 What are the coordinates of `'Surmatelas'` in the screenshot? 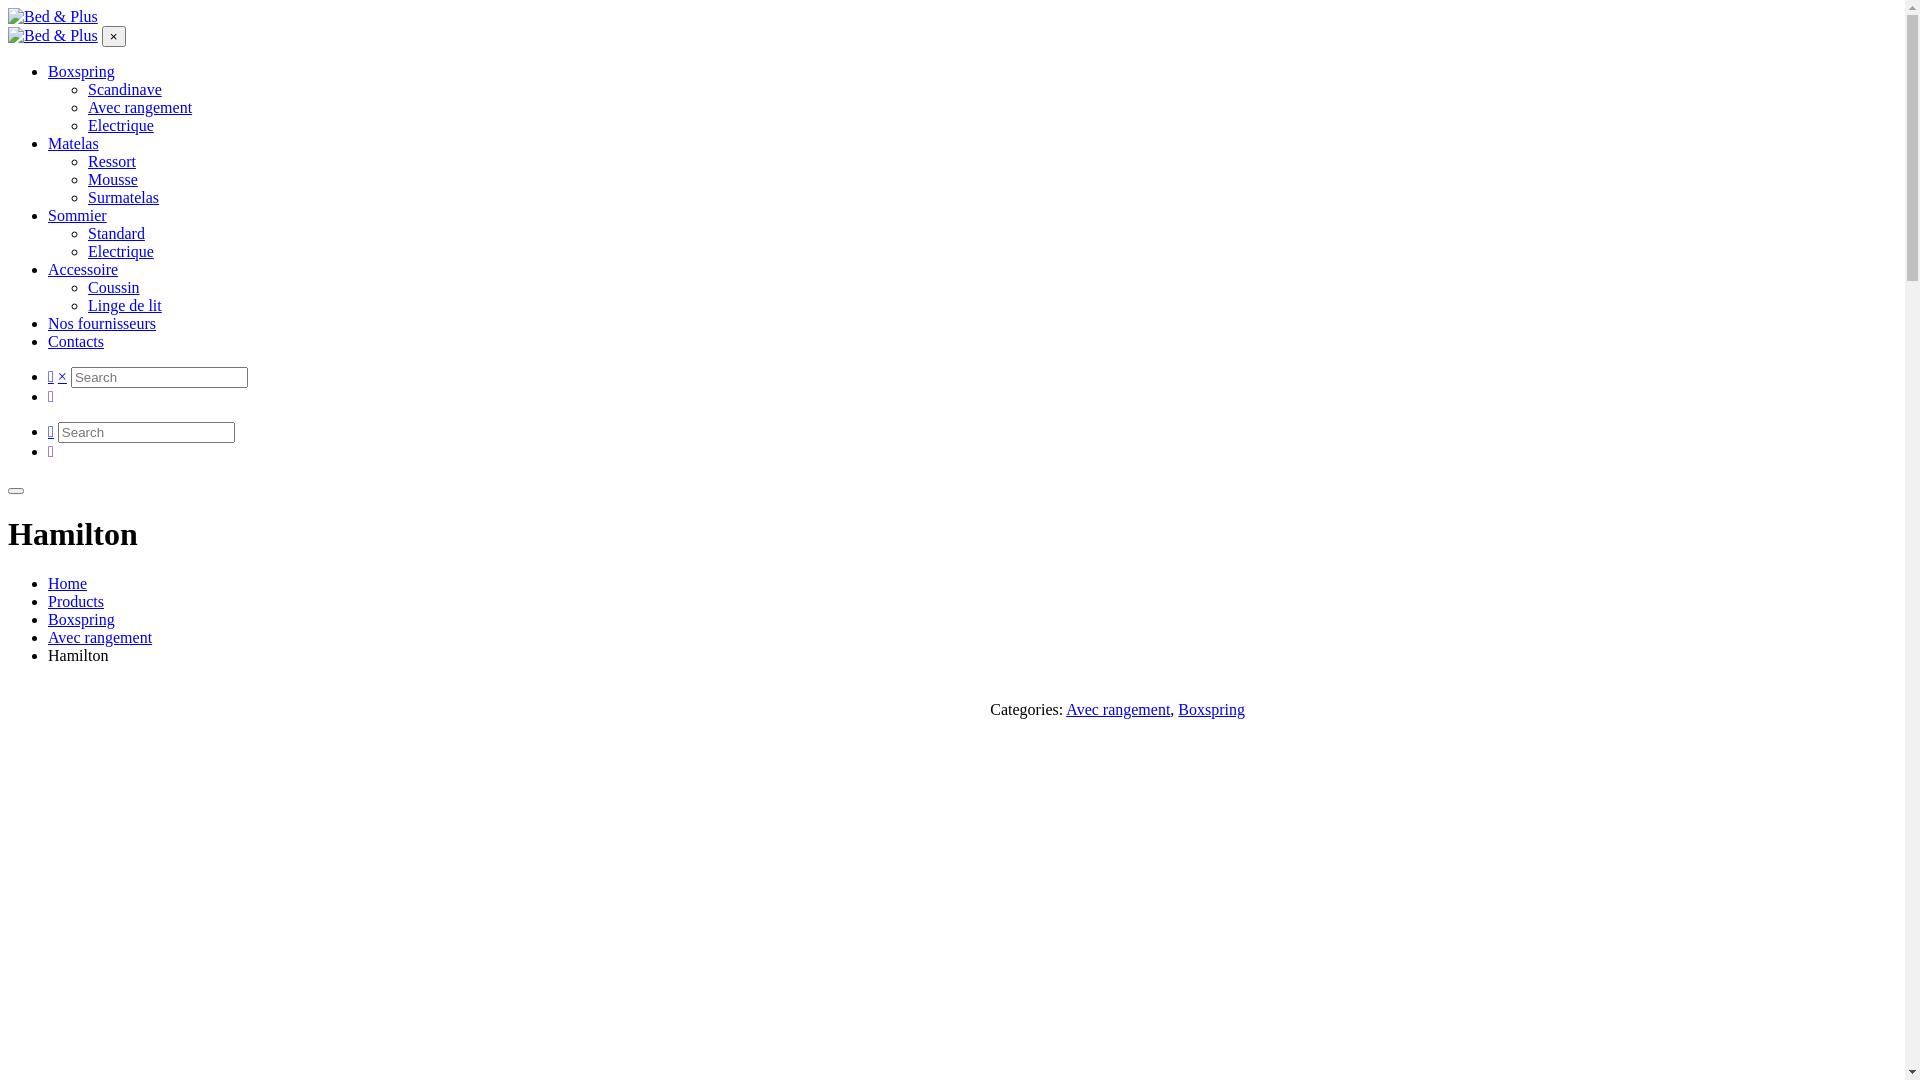 It's located at (122, 197).